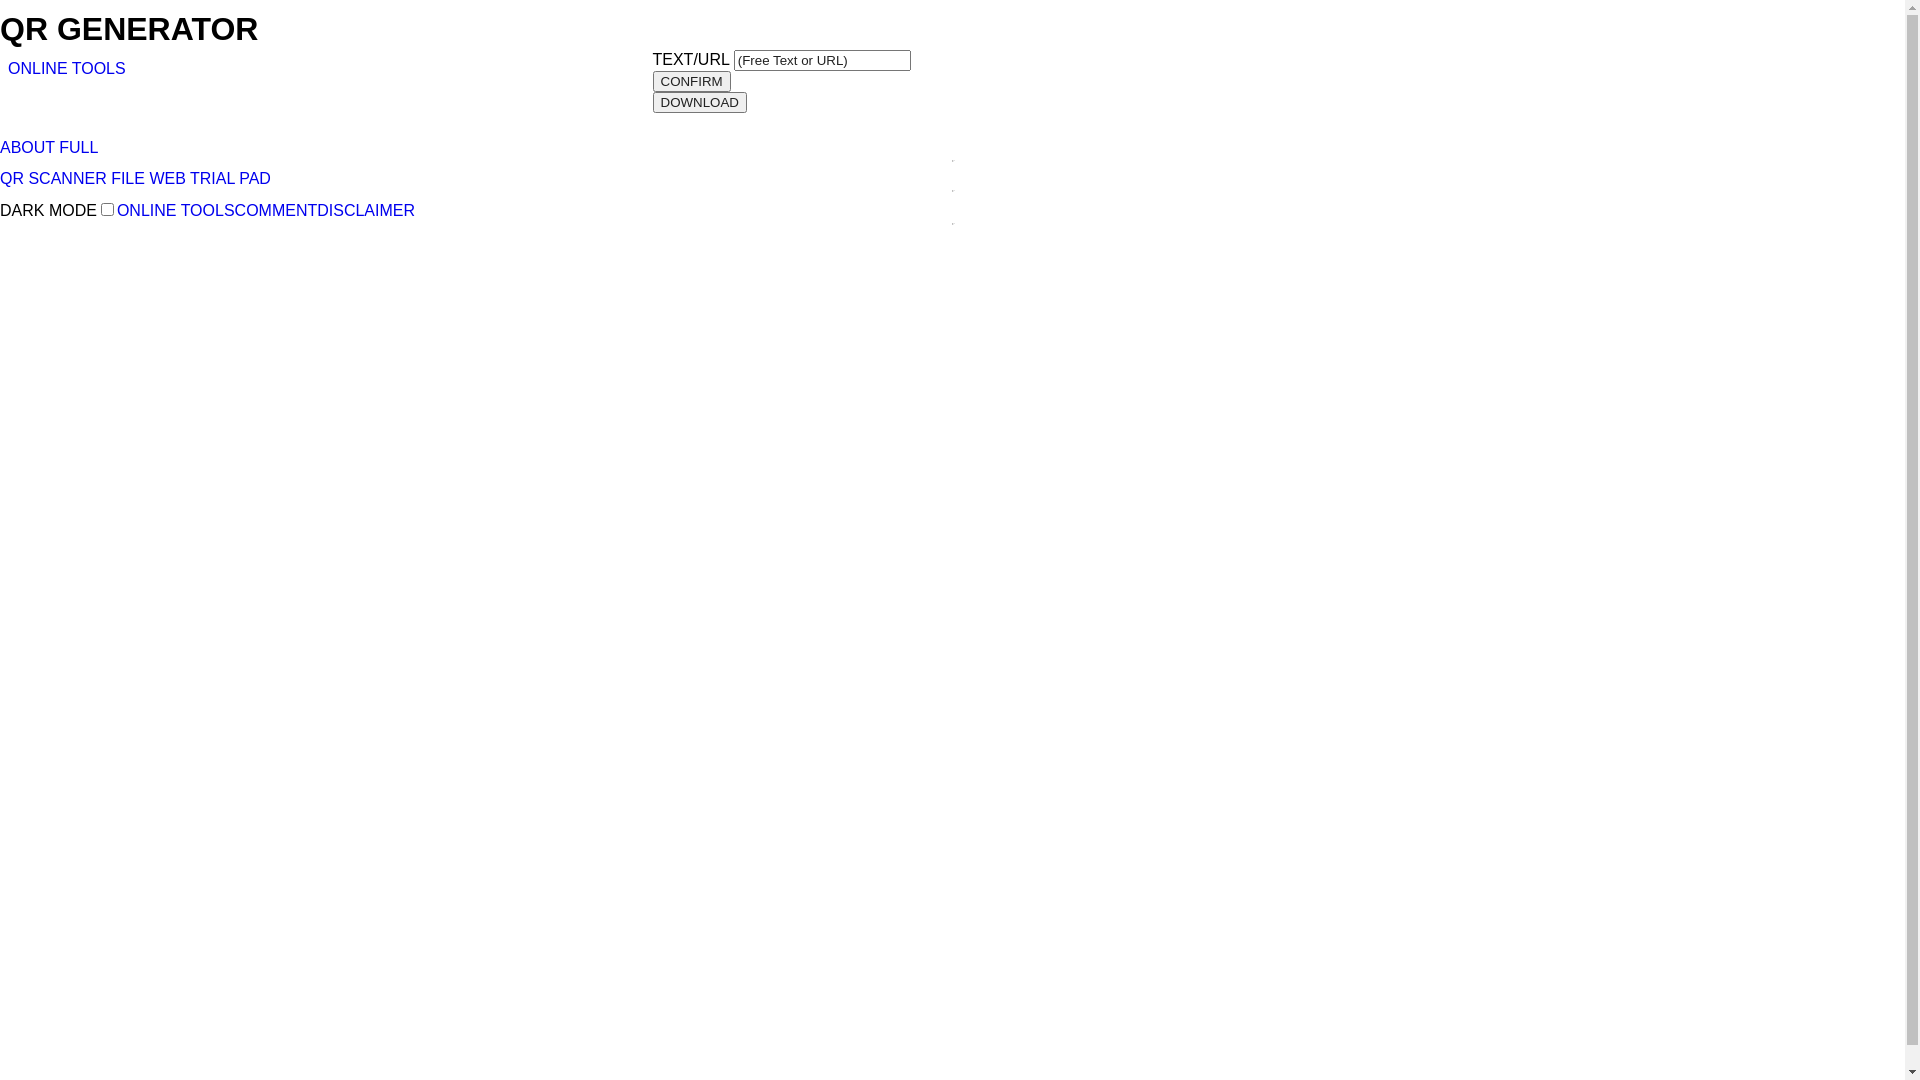 The width and height of the screenshot is (1920, 1080). What do you see at coordinates (176, 210) in the screenshot?
I see `'ONLINE TOOLS'` at bounding box center [176, 210].